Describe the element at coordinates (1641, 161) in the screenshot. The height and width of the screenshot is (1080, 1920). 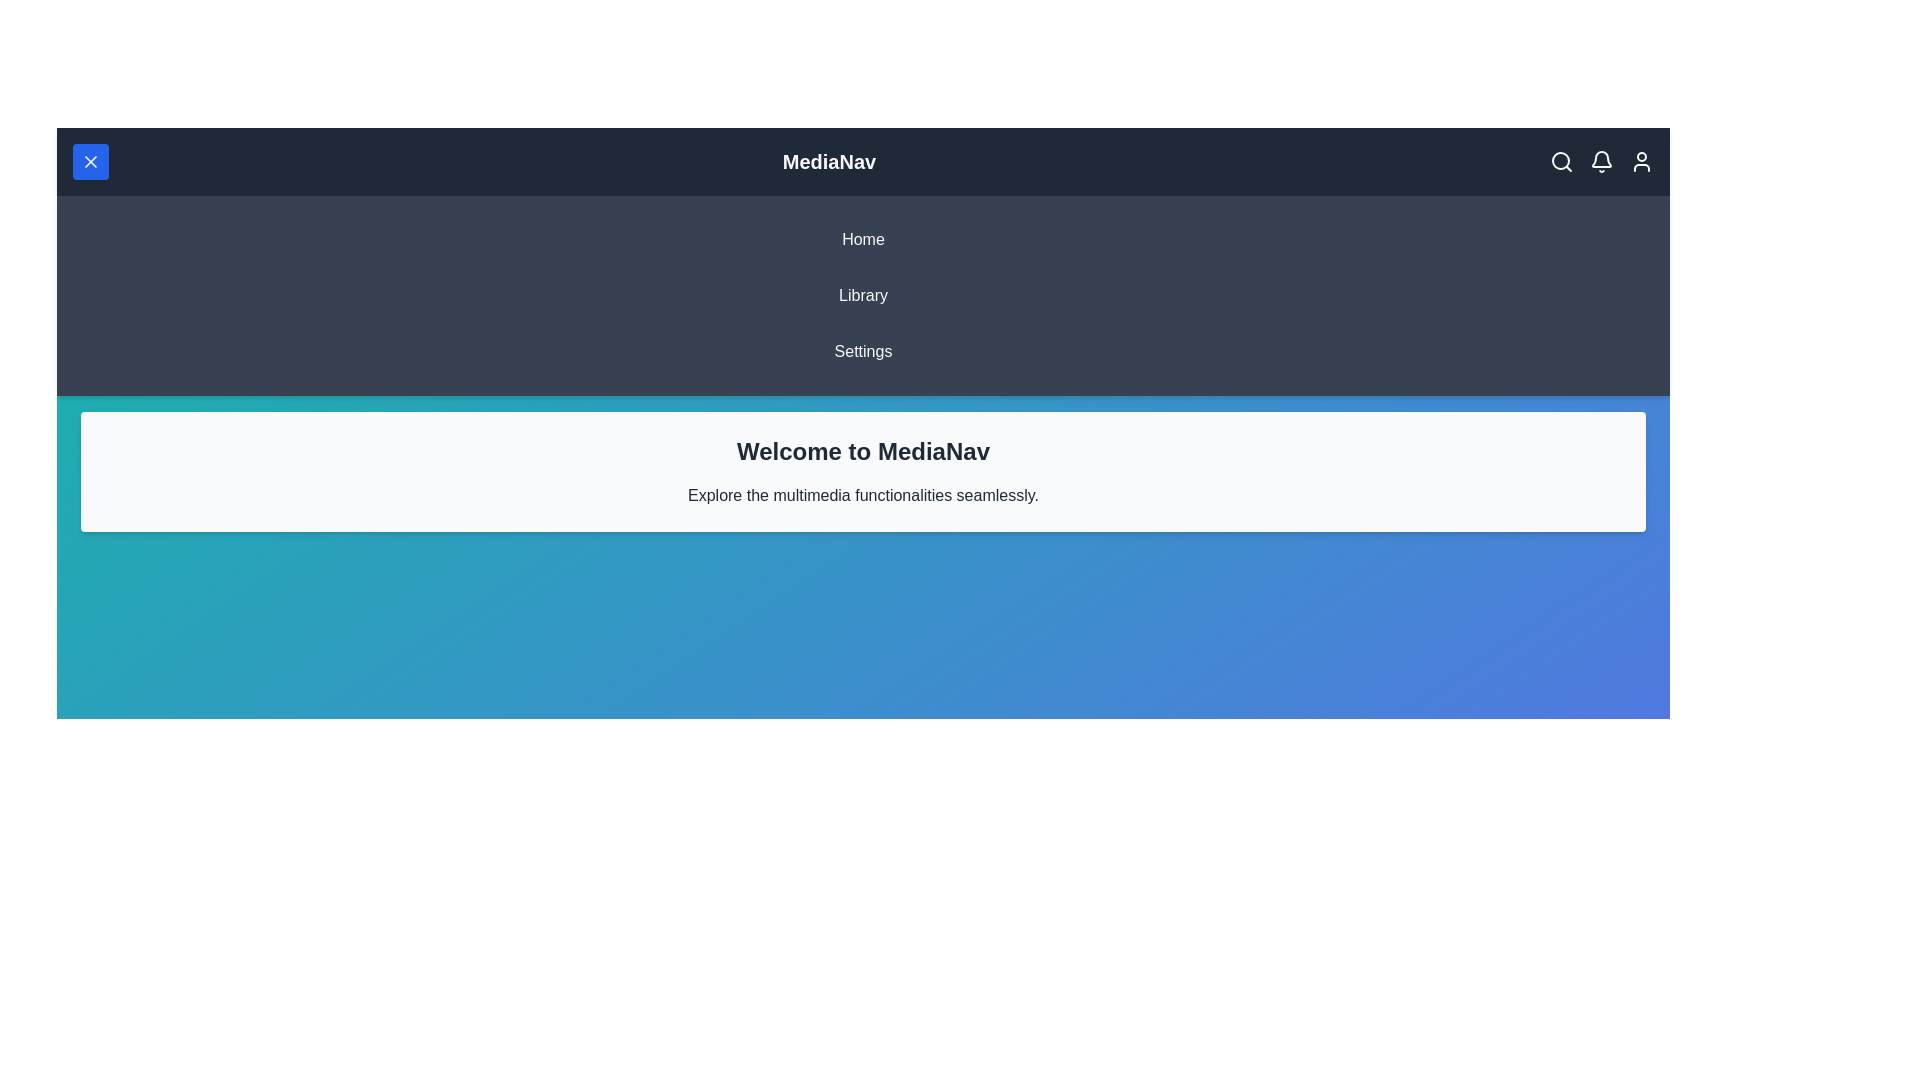
I see `the 'User Profile' icon` at that location.